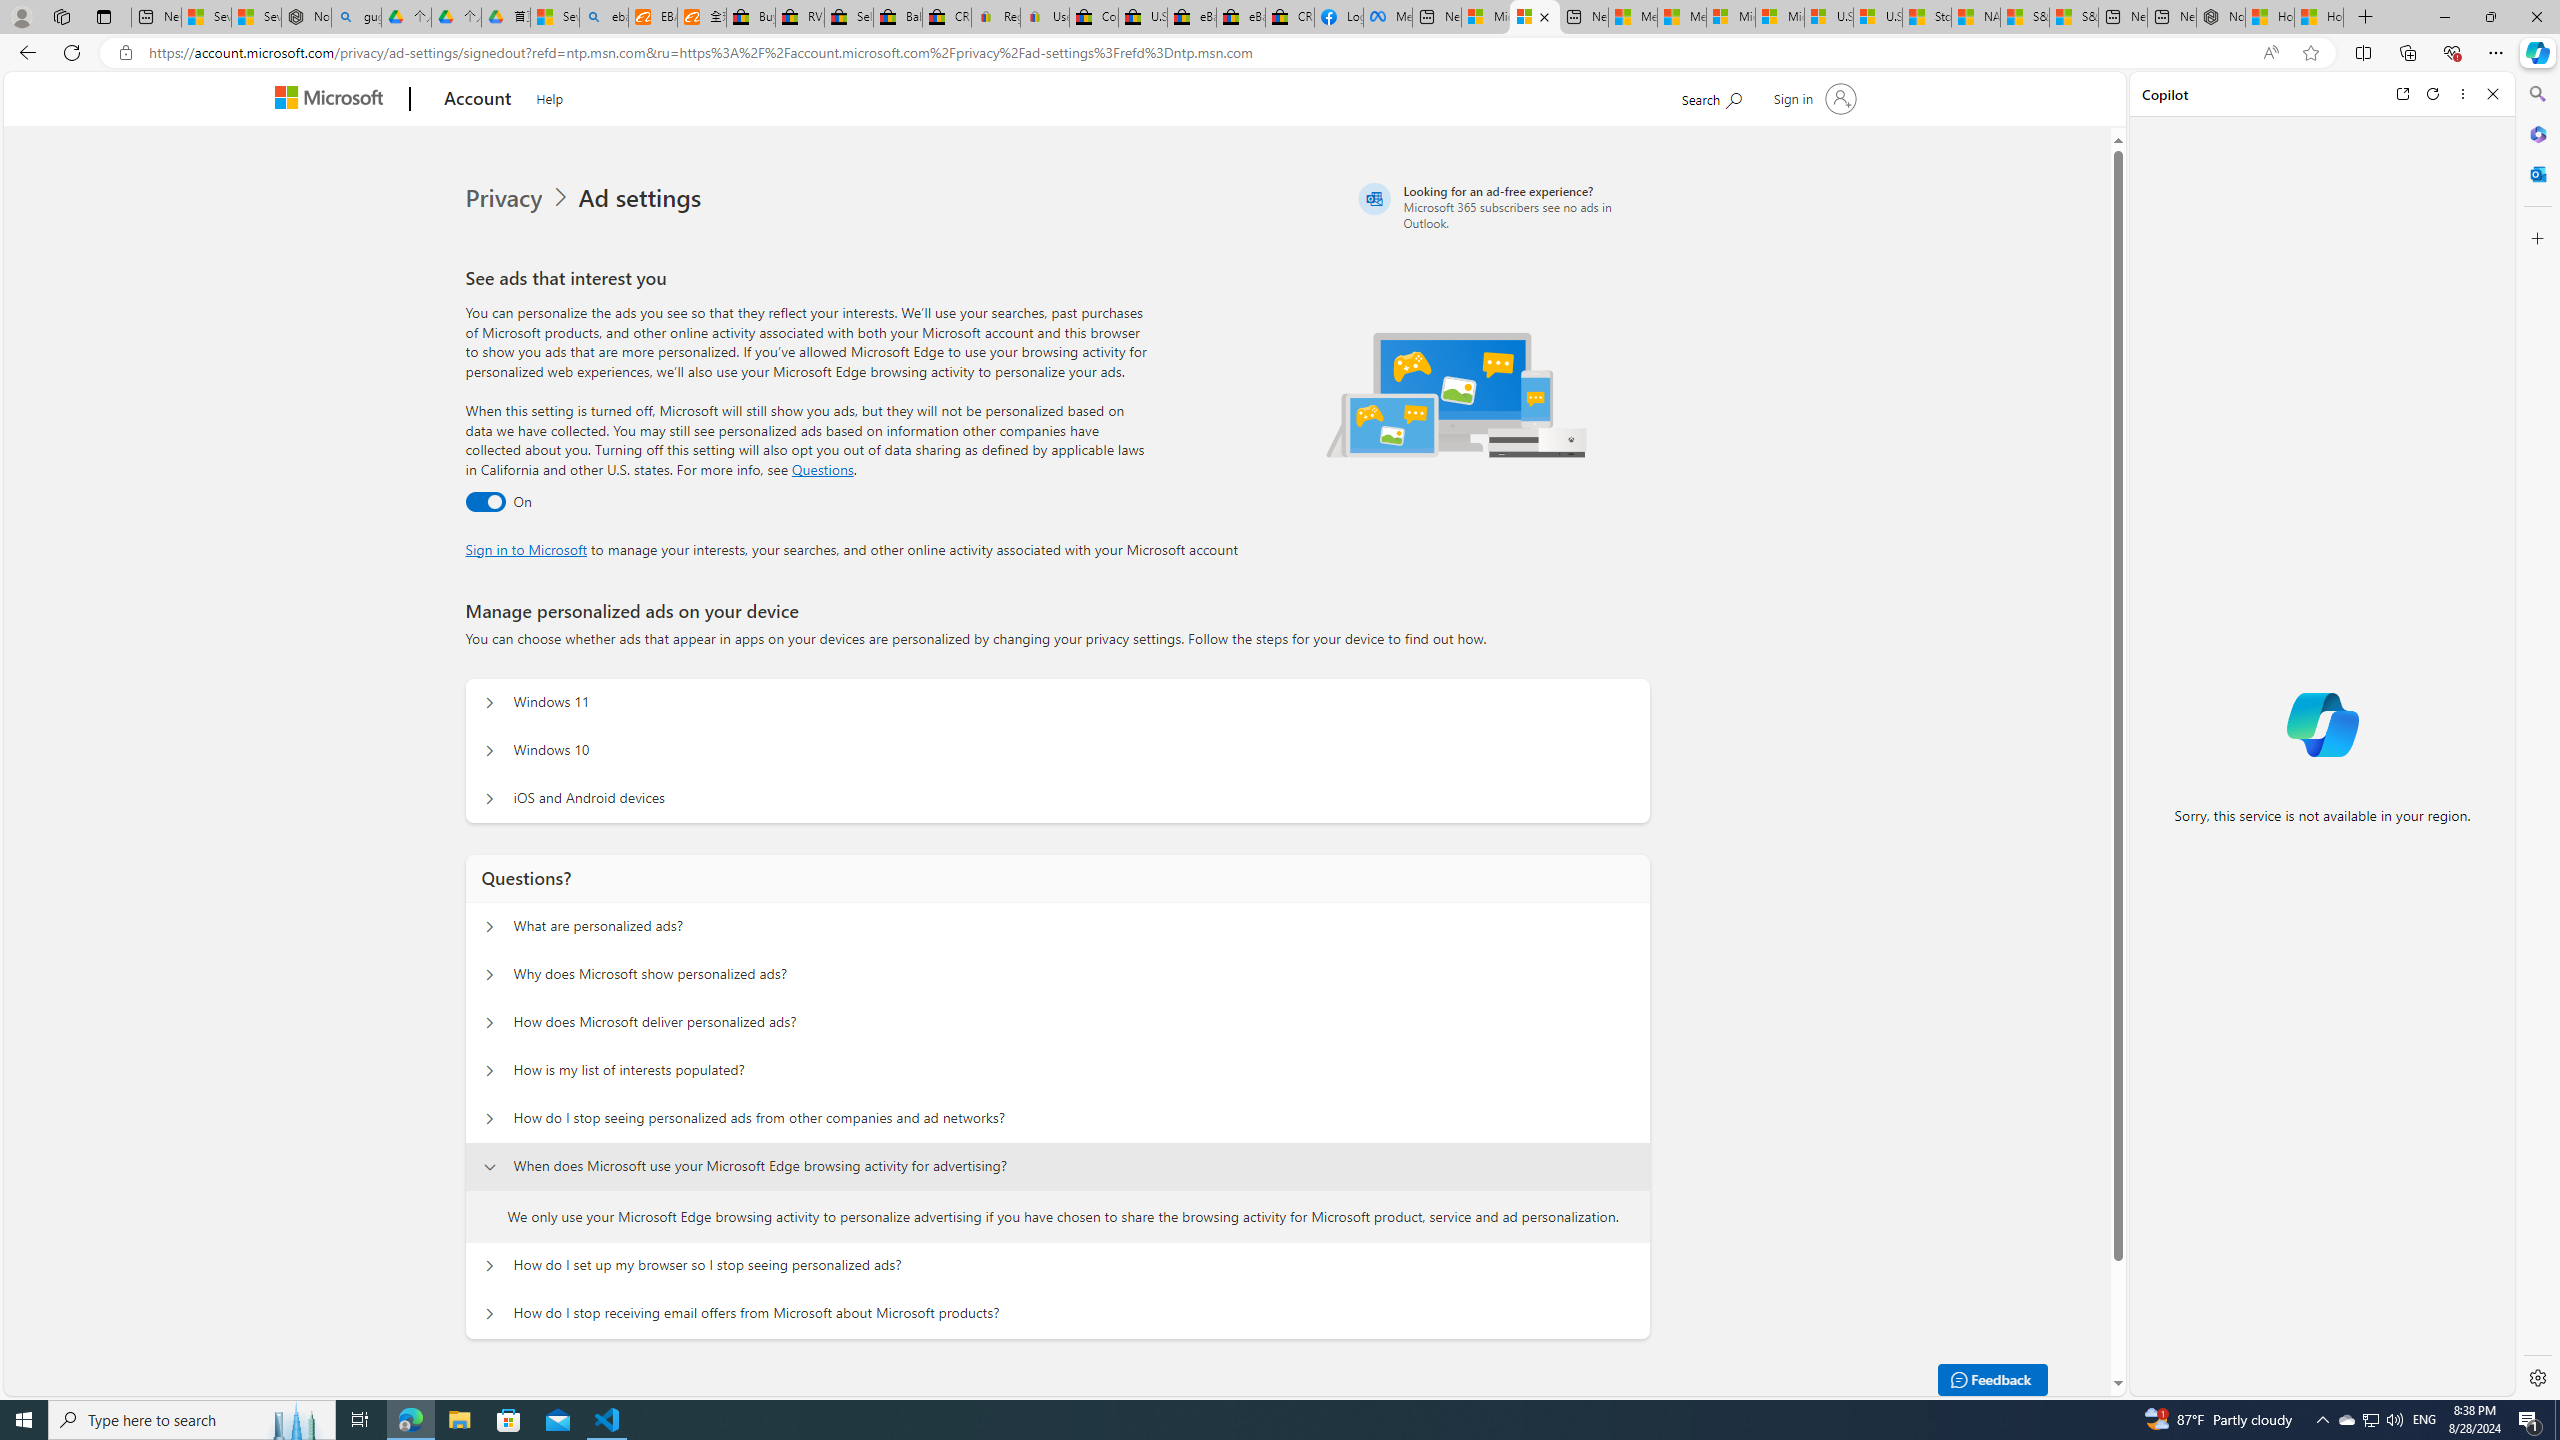 The image size is (2560, 1440). Describe the element at coordinates (1813, 97) in the screenshot. I see `'Sign in to your account'` at that location.